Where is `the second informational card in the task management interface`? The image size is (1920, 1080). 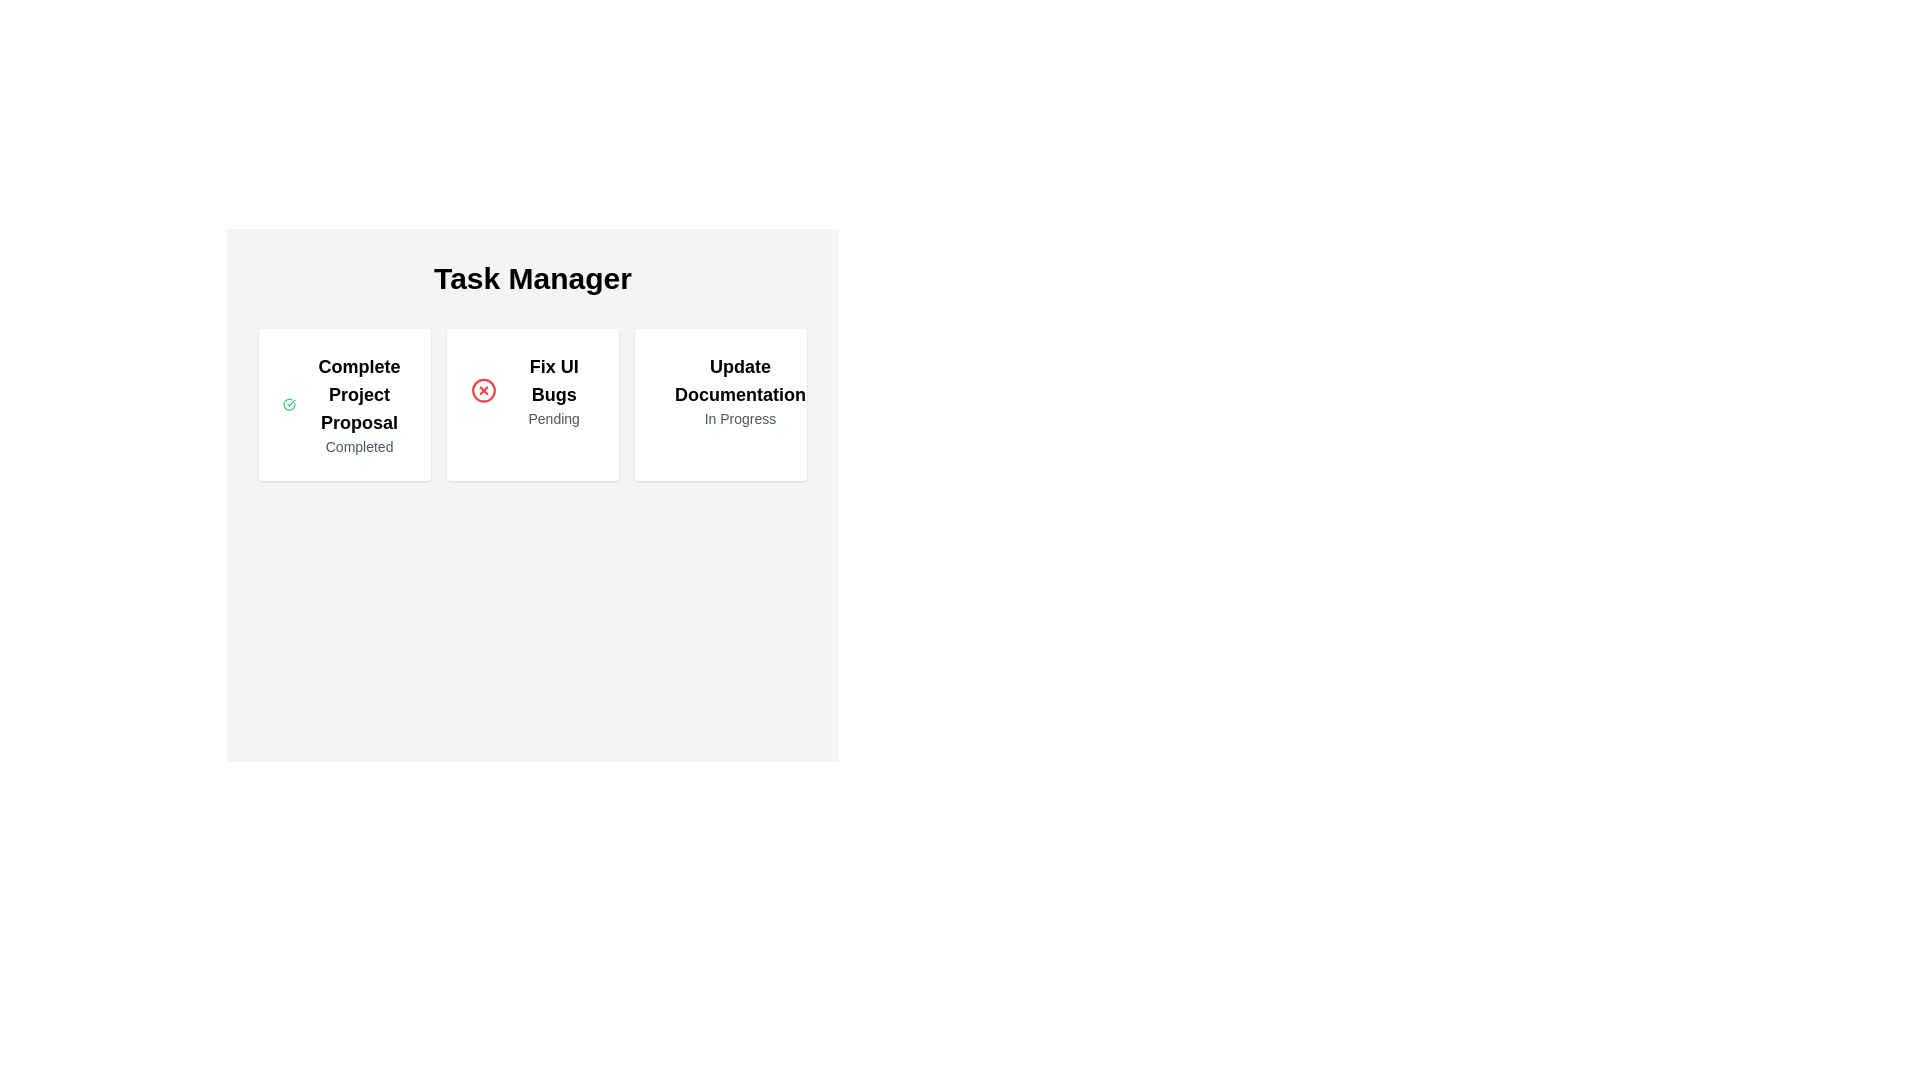 the second informational card in the task management interface is located at coordinates (532, 405).